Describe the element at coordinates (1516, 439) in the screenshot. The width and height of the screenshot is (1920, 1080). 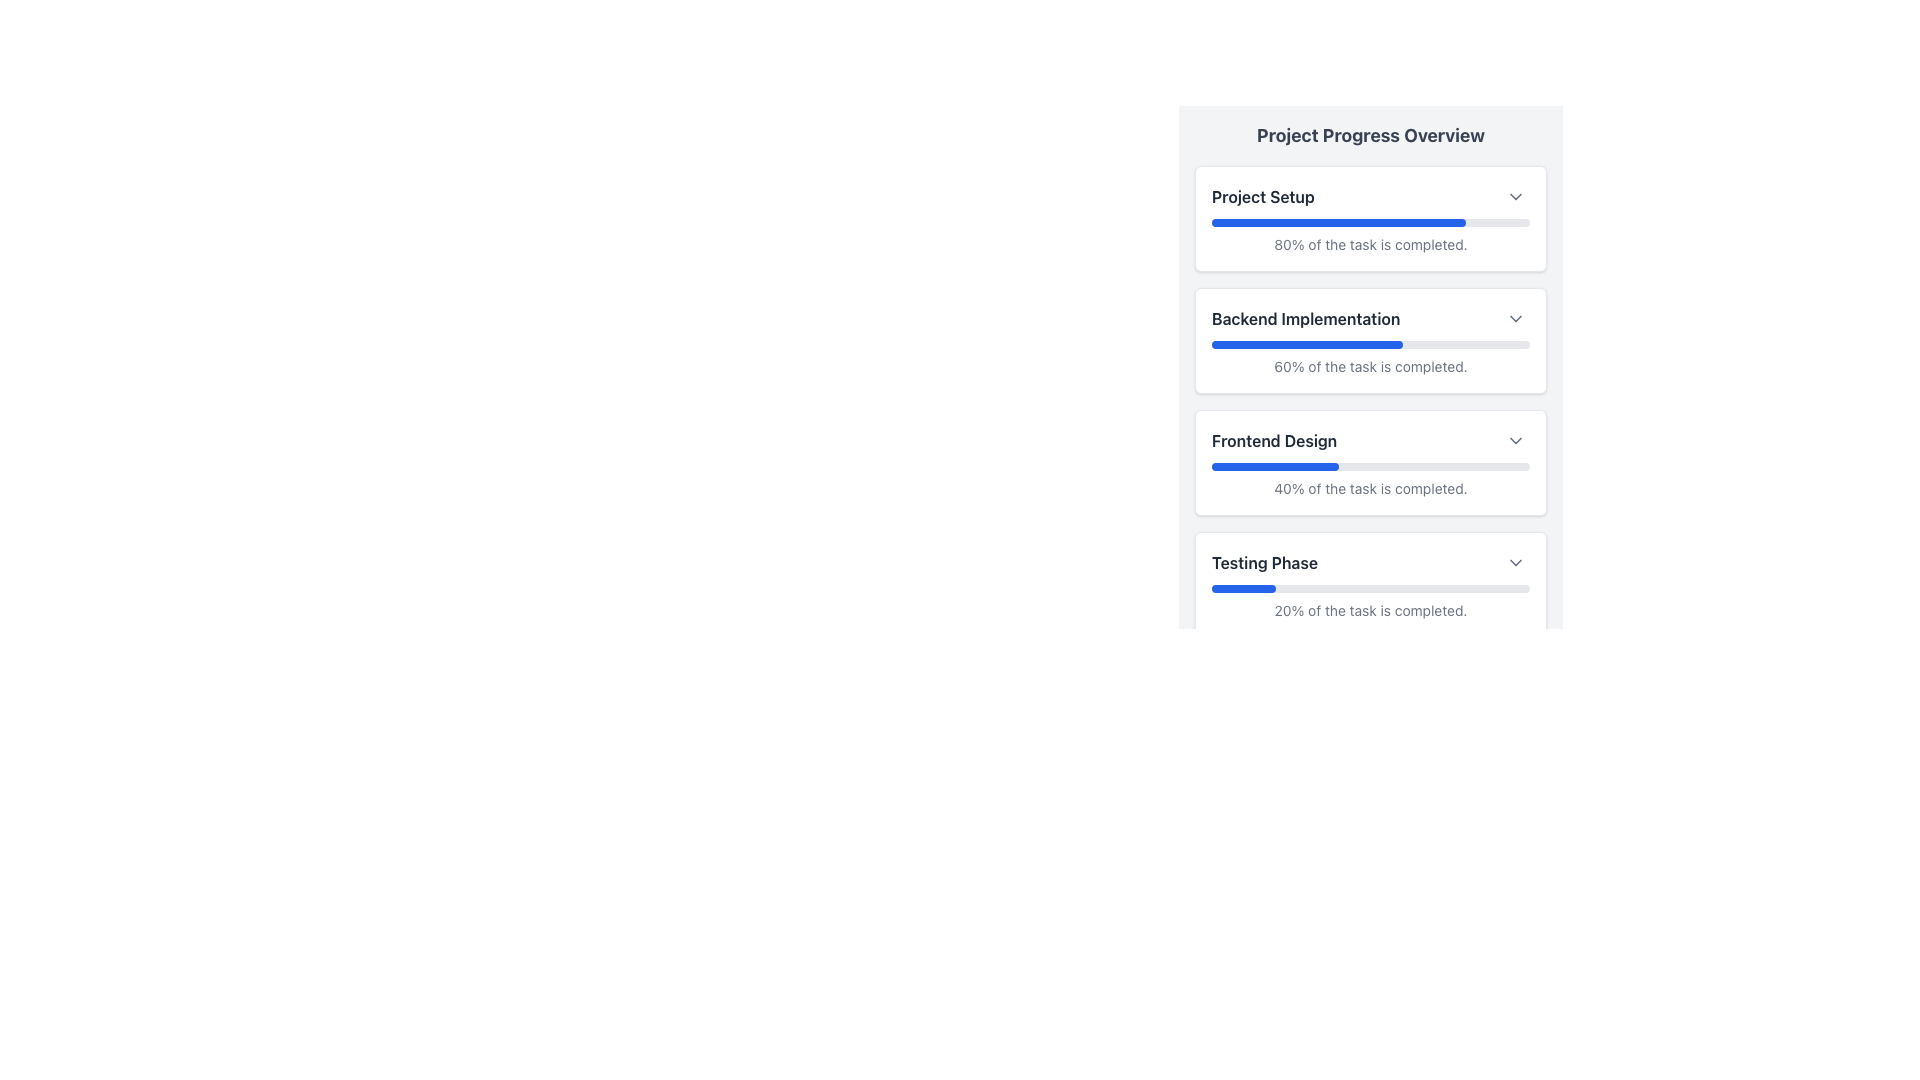
I see `the downward-pointing chevron icon located to the right of the 'Frontend Design' section in the 'Project Progress Overview' interface` at that location.